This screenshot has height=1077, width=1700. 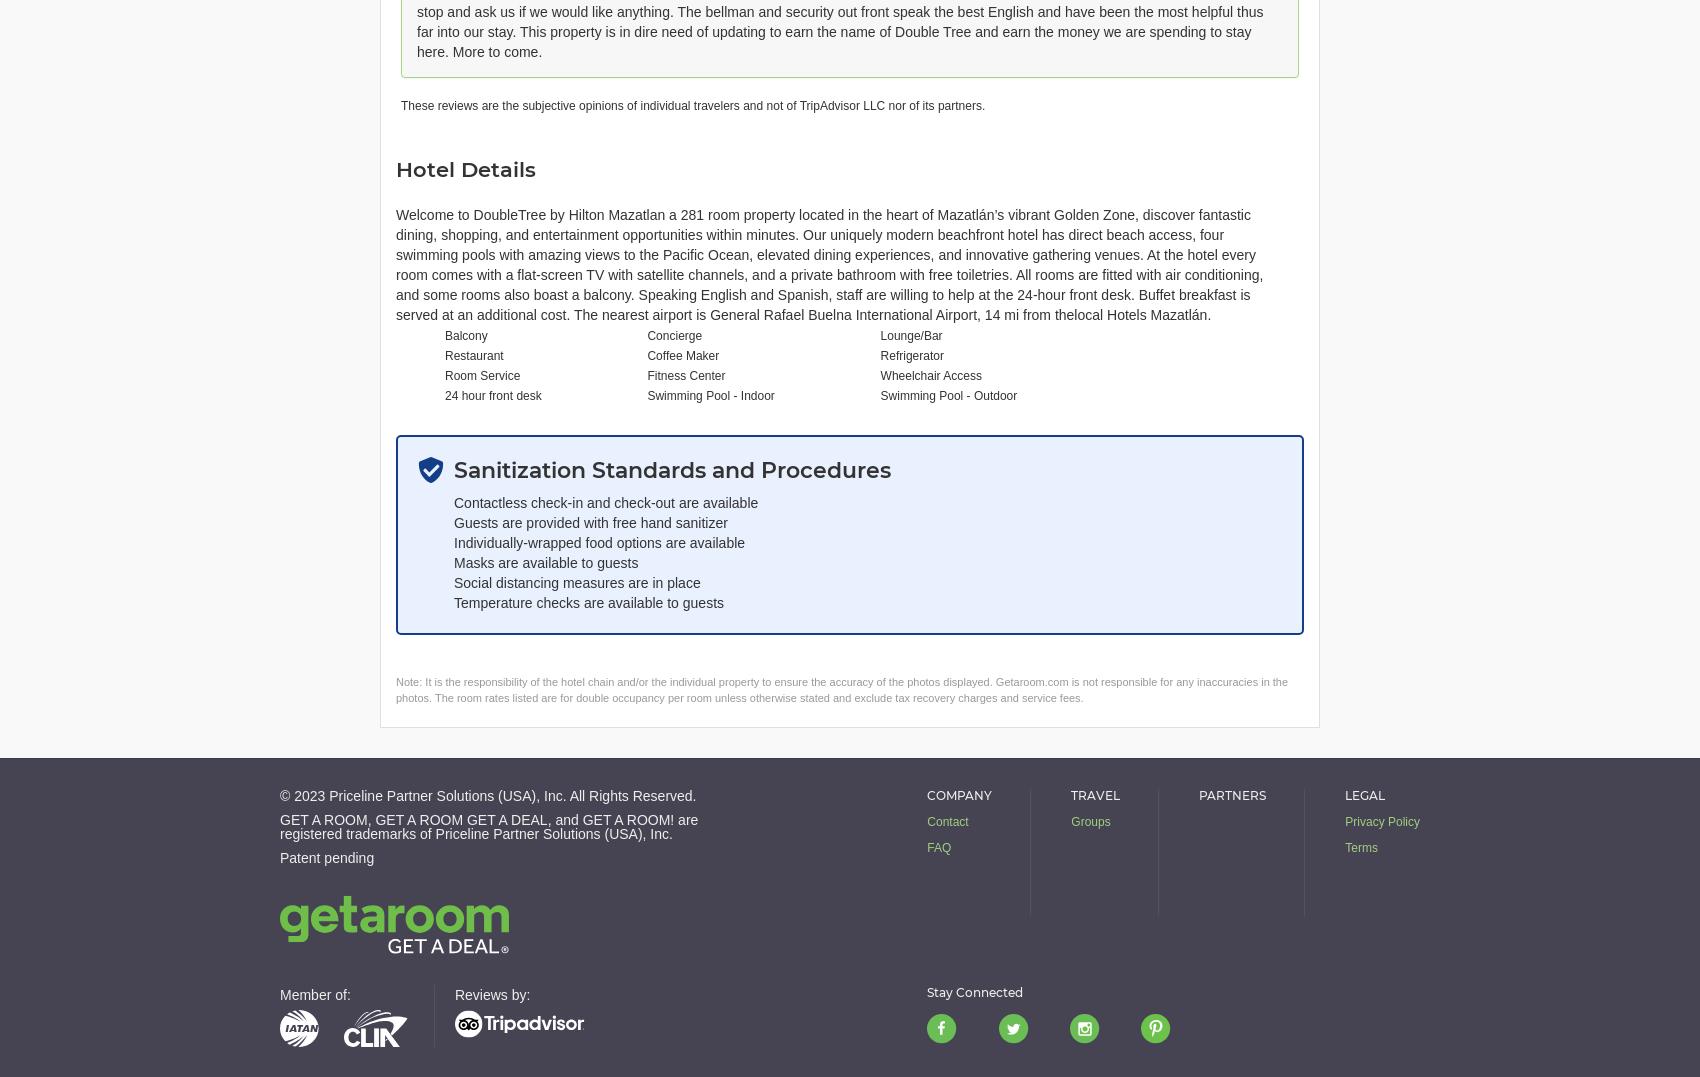 I want to click on 'FAQ', so click(x=939, y=845).